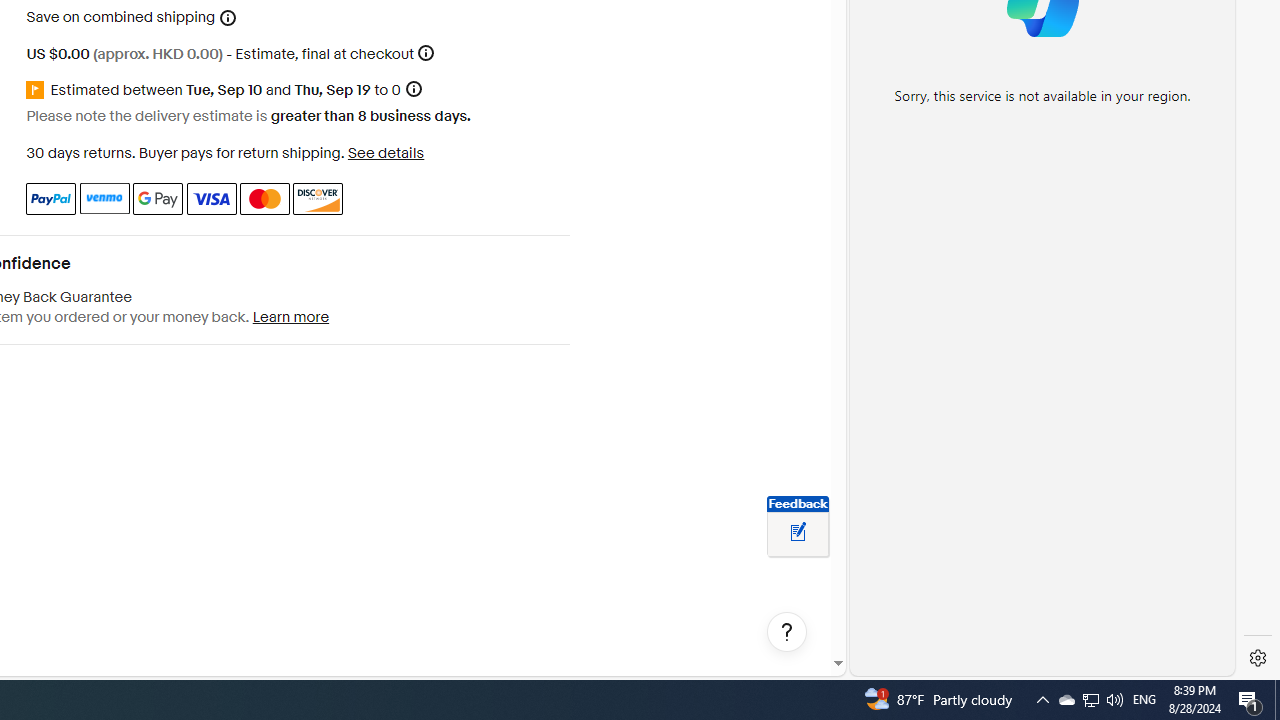 The image size is (1280, 720). Describe the element at coordinates (385, 152) in the screenshot. I see `'See details - for more information about returns'` at that location.